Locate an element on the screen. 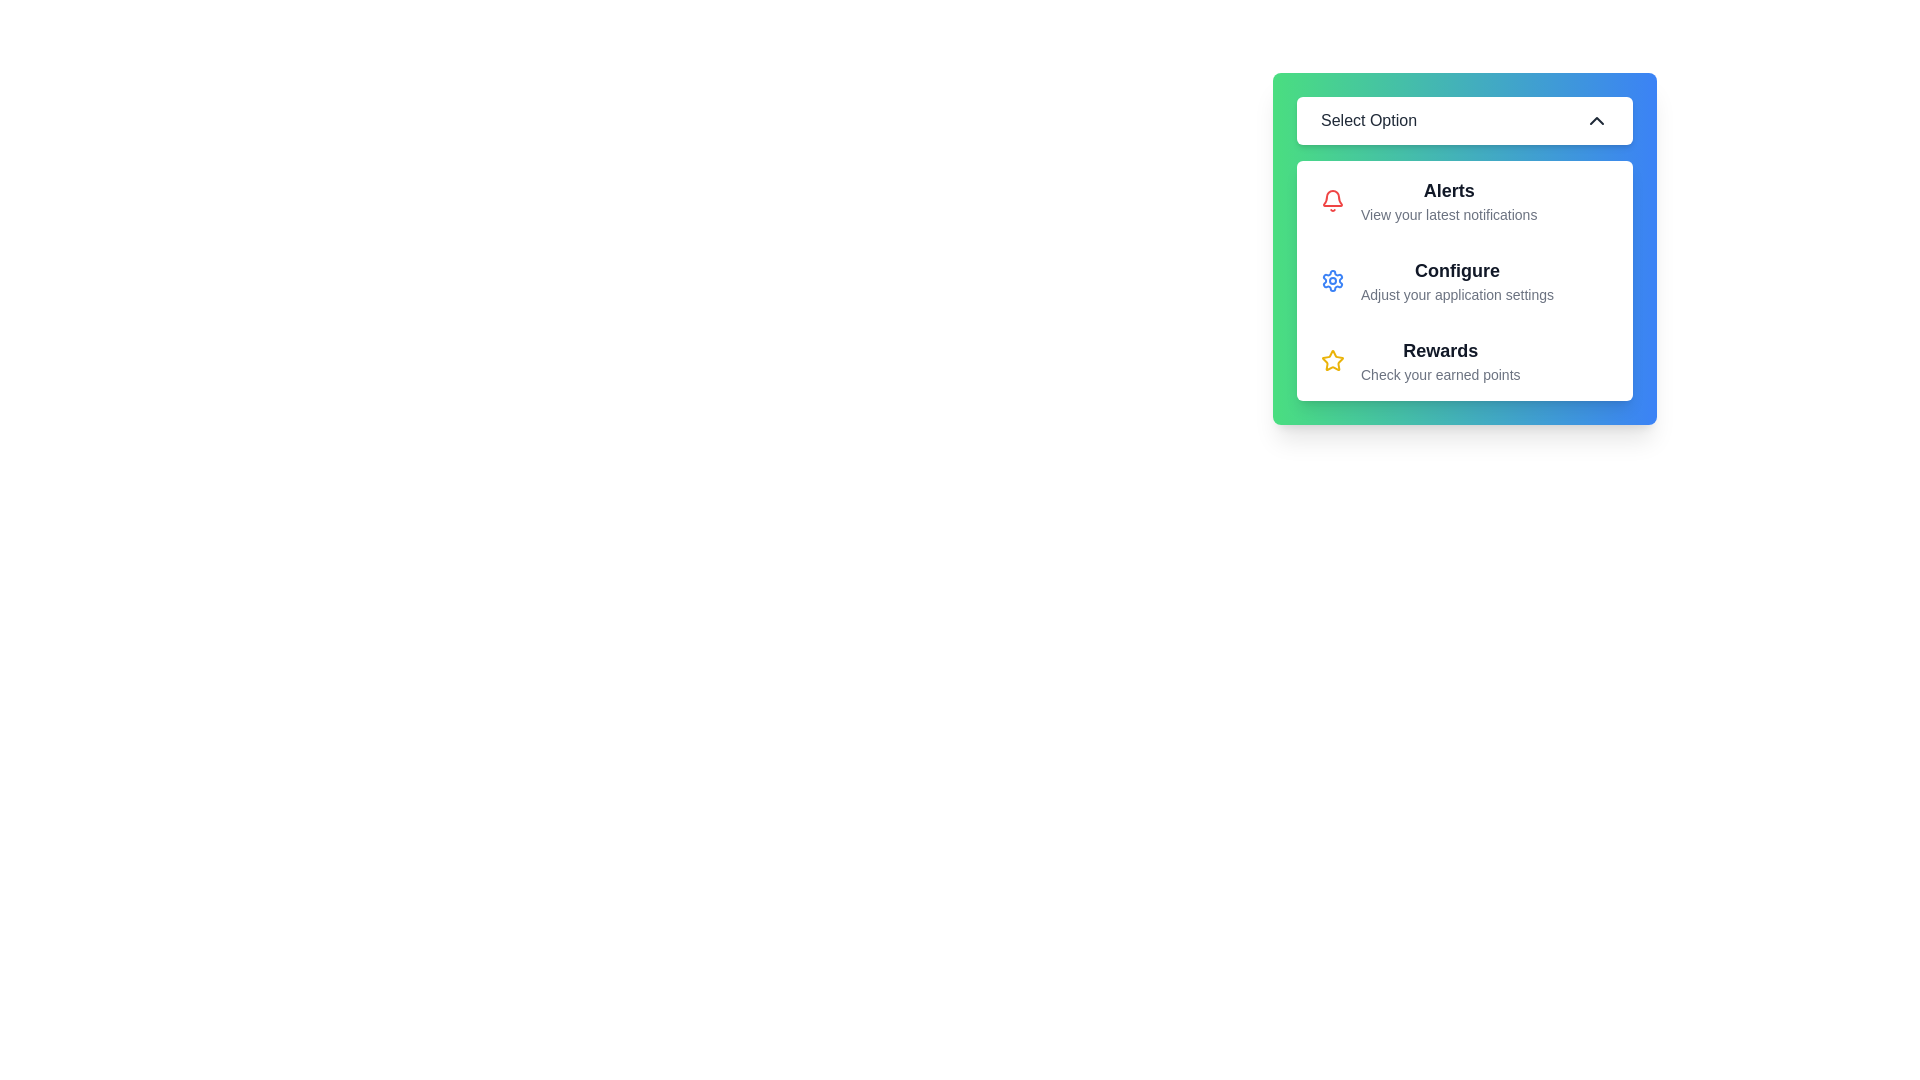  the 'Settings' icon located between 'Alerts' and 'Rewards' is located at coordinates (1333, 281).